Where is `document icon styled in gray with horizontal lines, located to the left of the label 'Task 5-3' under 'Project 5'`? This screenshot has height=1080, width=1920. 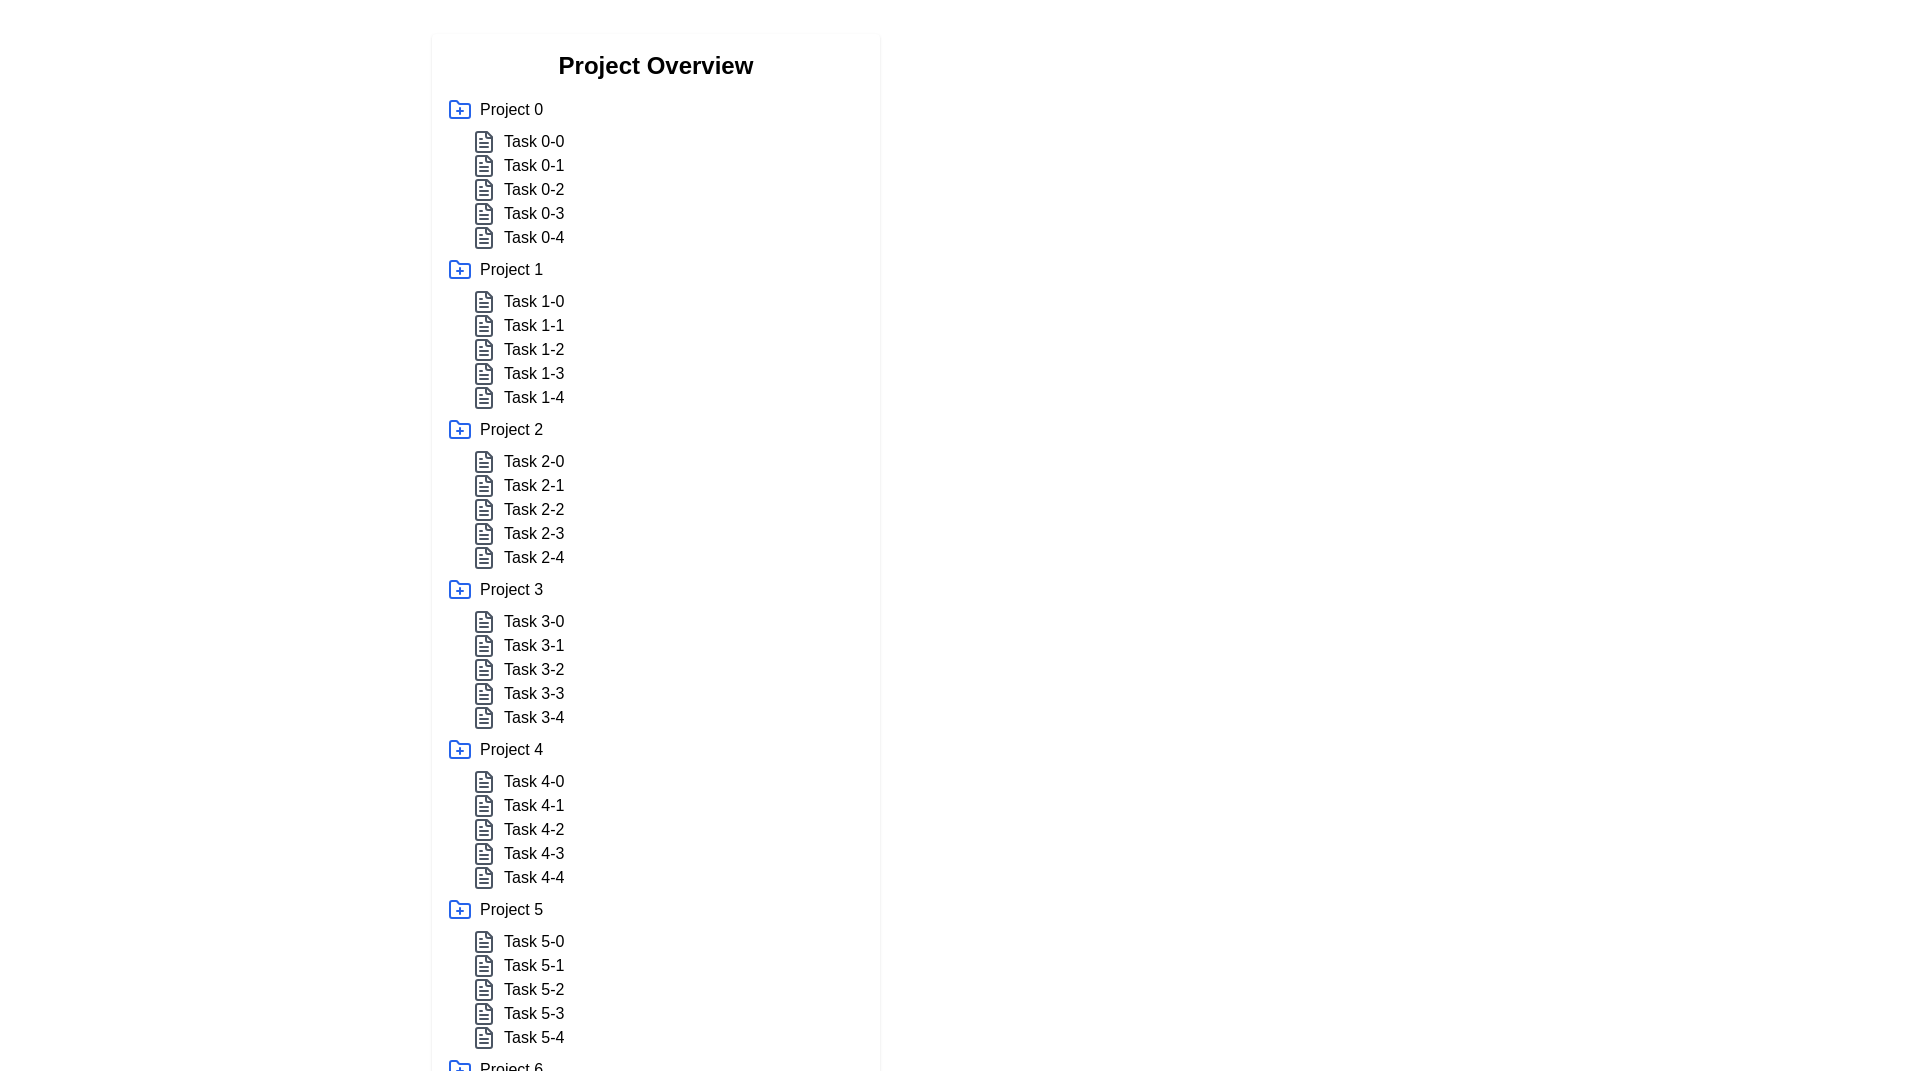 document icon styled in gray with horizontal lines, located to the left of the label 'Task 5-3' under 'Project 5' is located at coordinates (484, 1014).